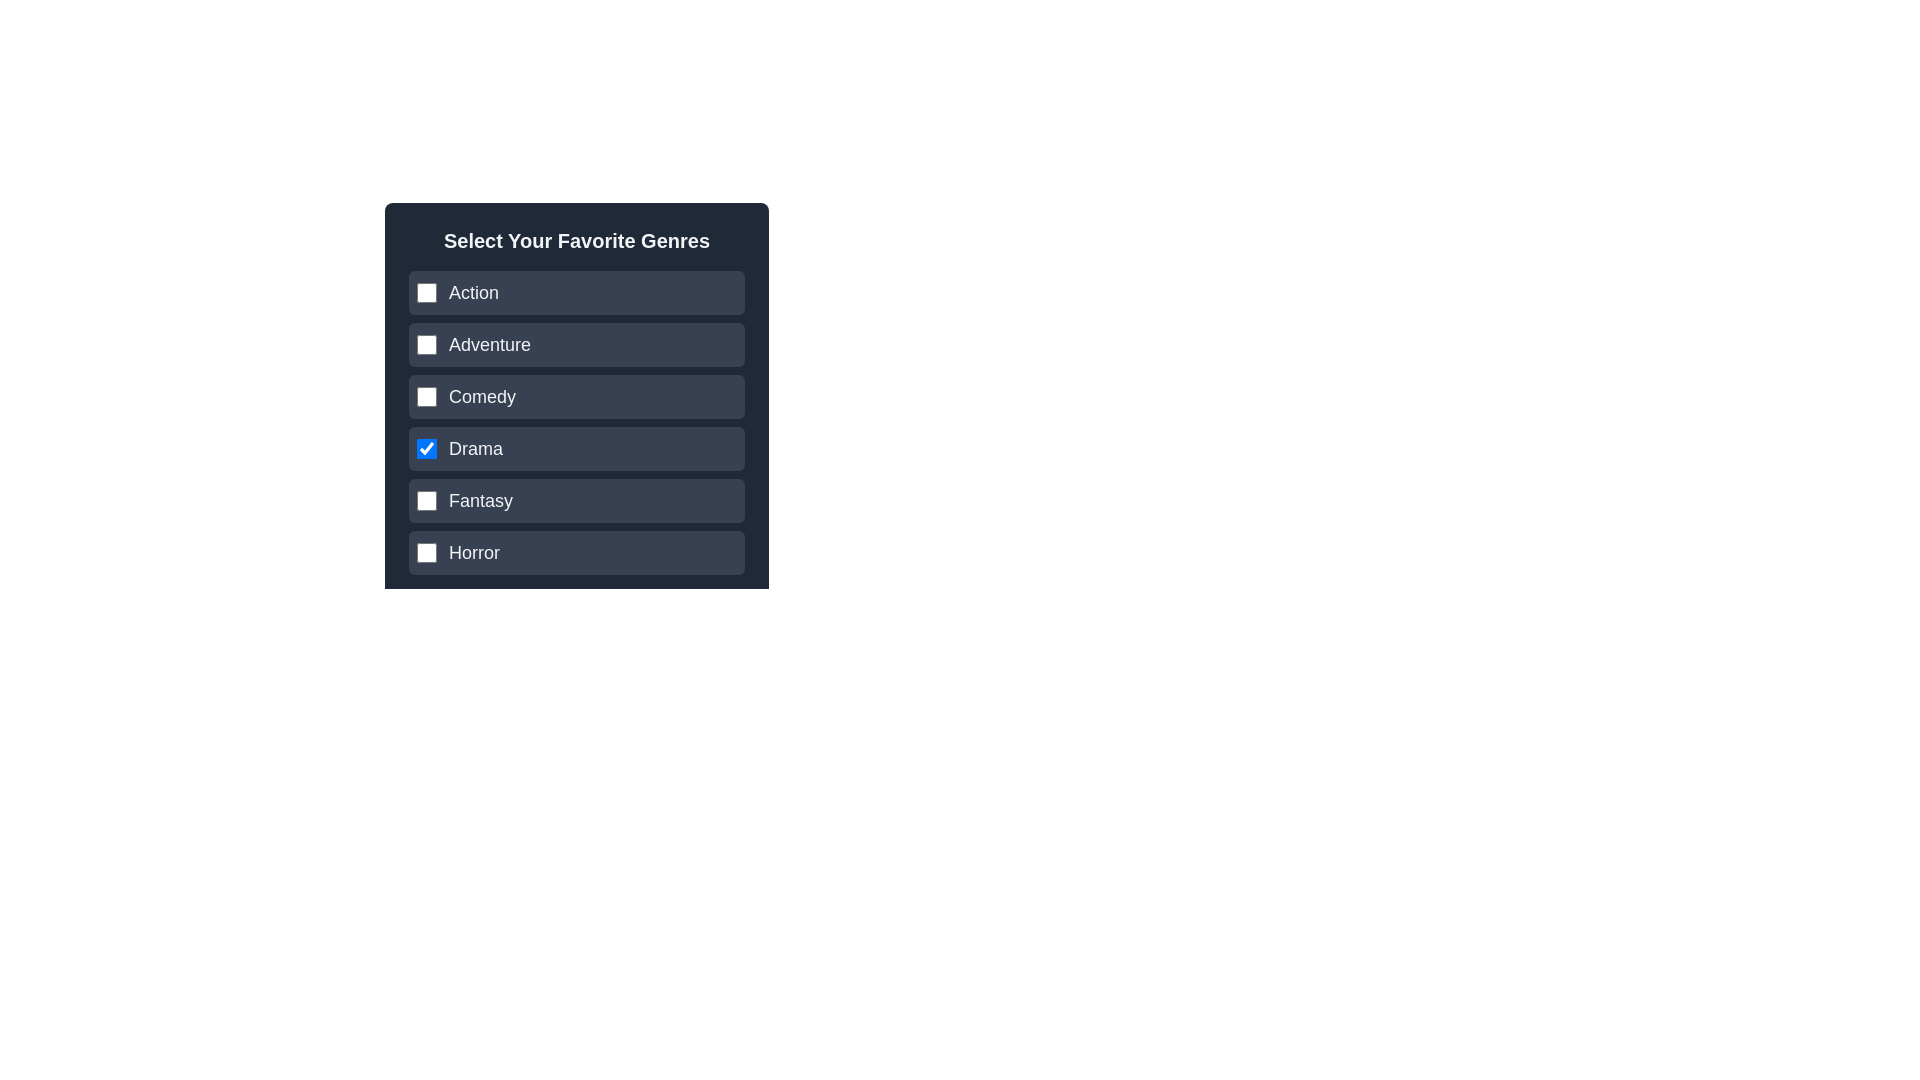 Image resolution: width=1920 pixels, height=1080 pixels. Describe the element at coordinates (575, 447) in the screenshot. I see `the checkbox for the 'Drama' genre option` at that location.